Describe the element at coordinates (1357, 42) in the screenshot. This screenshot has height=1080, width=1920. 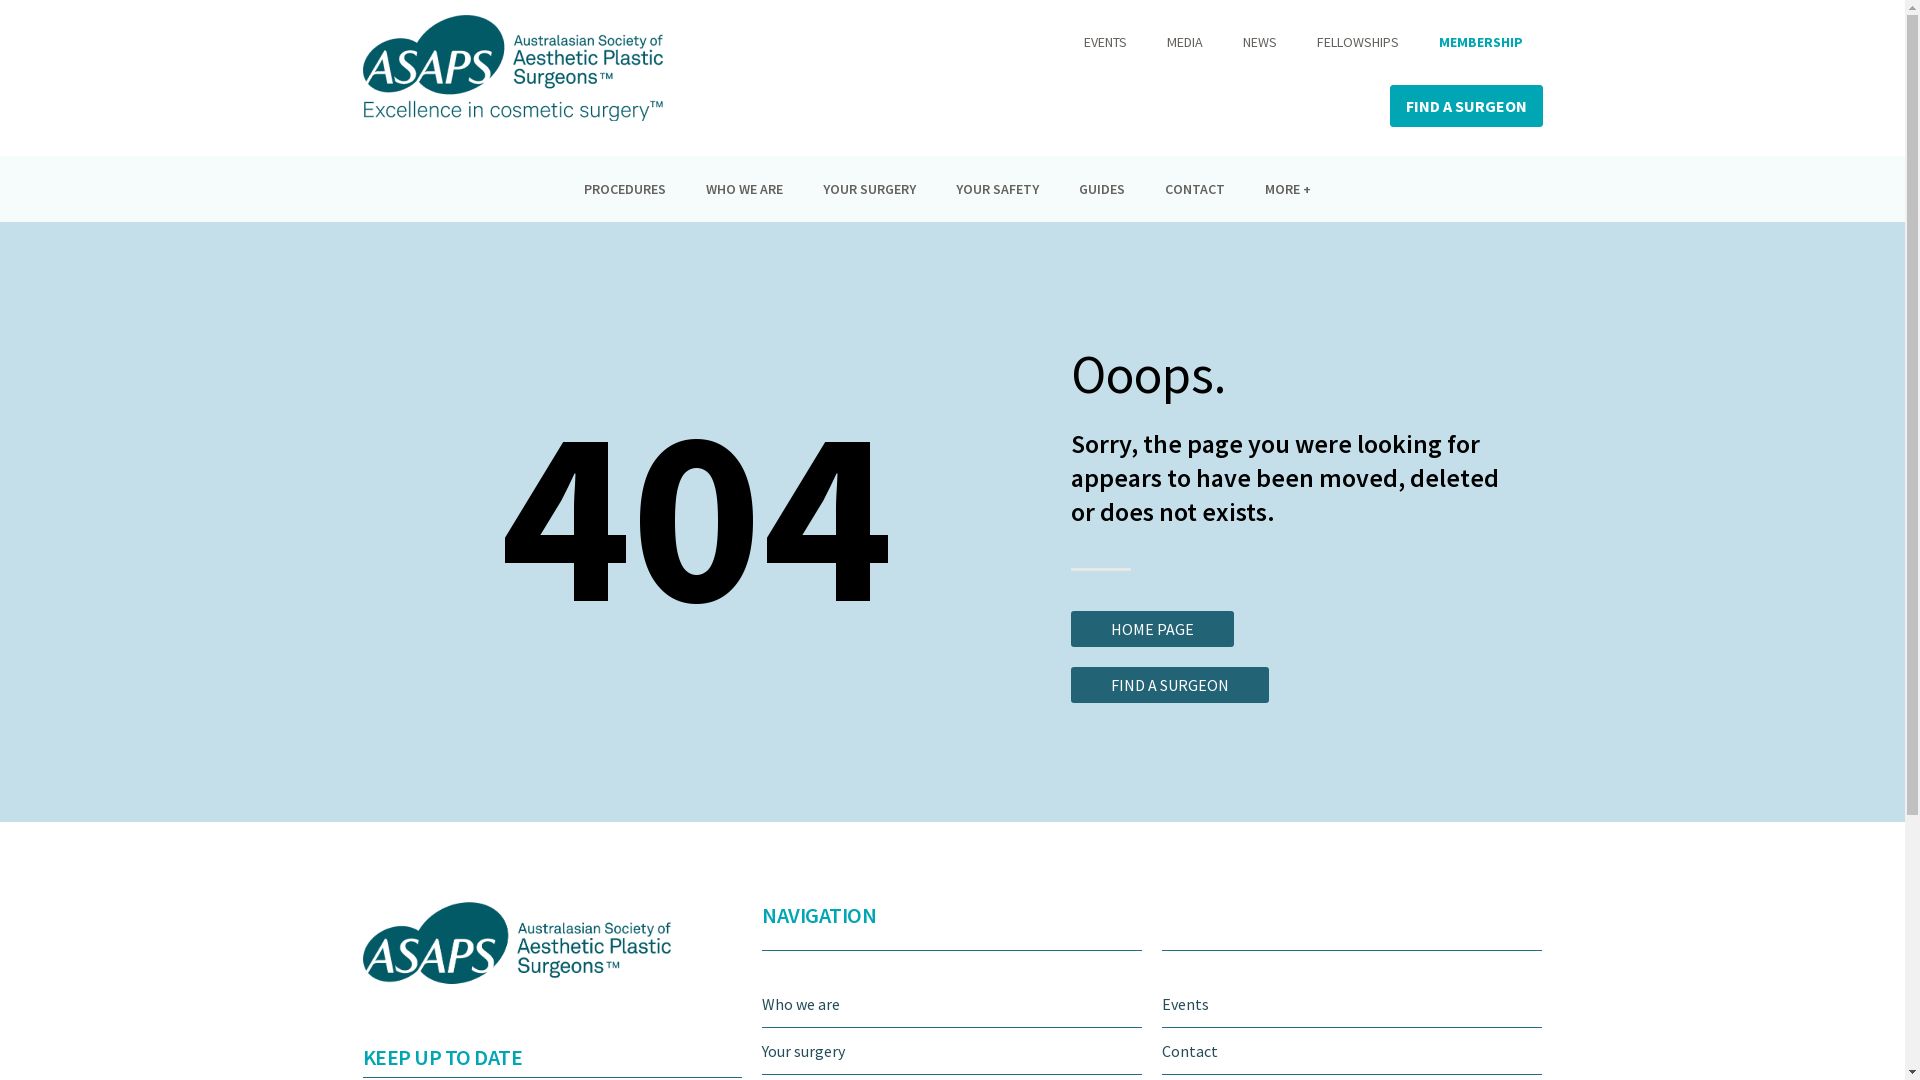
I see `'FELLOWSHIPS'` at that location.